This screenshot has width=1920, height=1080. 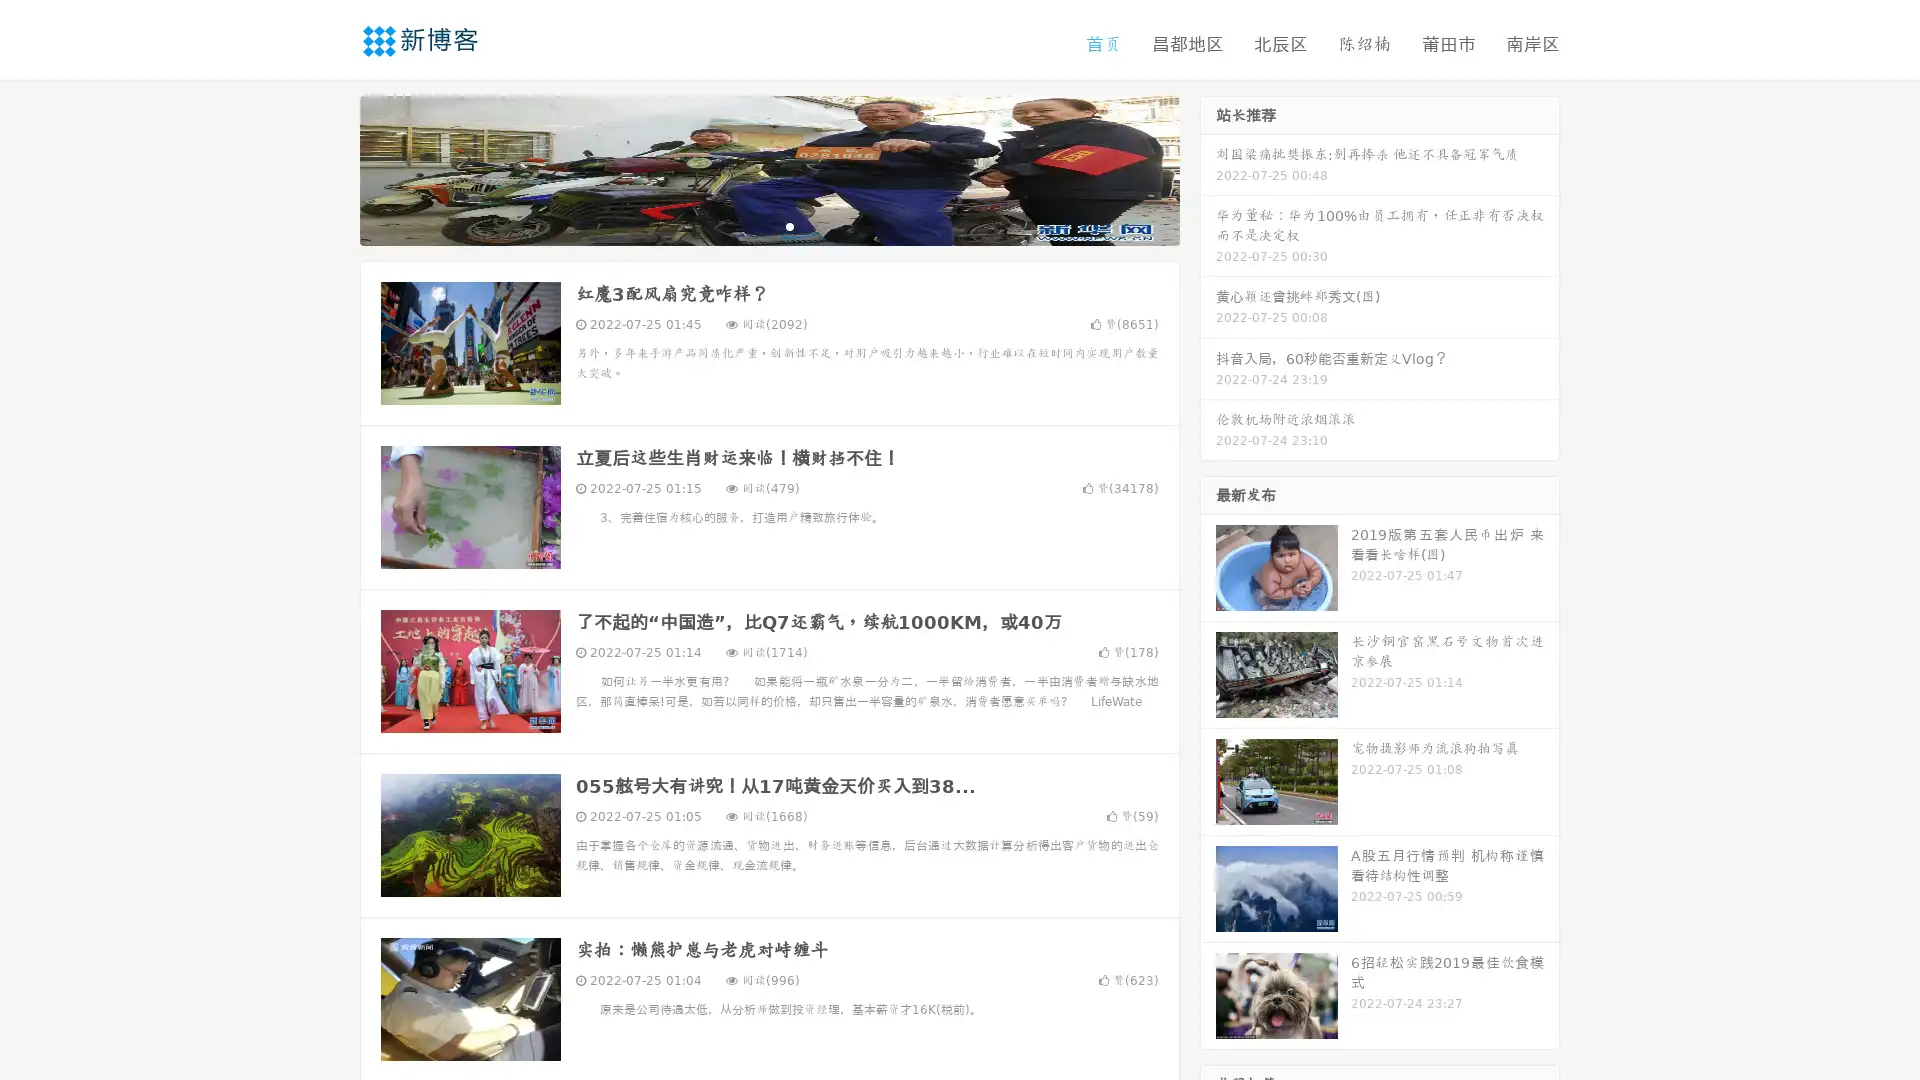 I want to click on Previous slide, so click(x=330, y=168).